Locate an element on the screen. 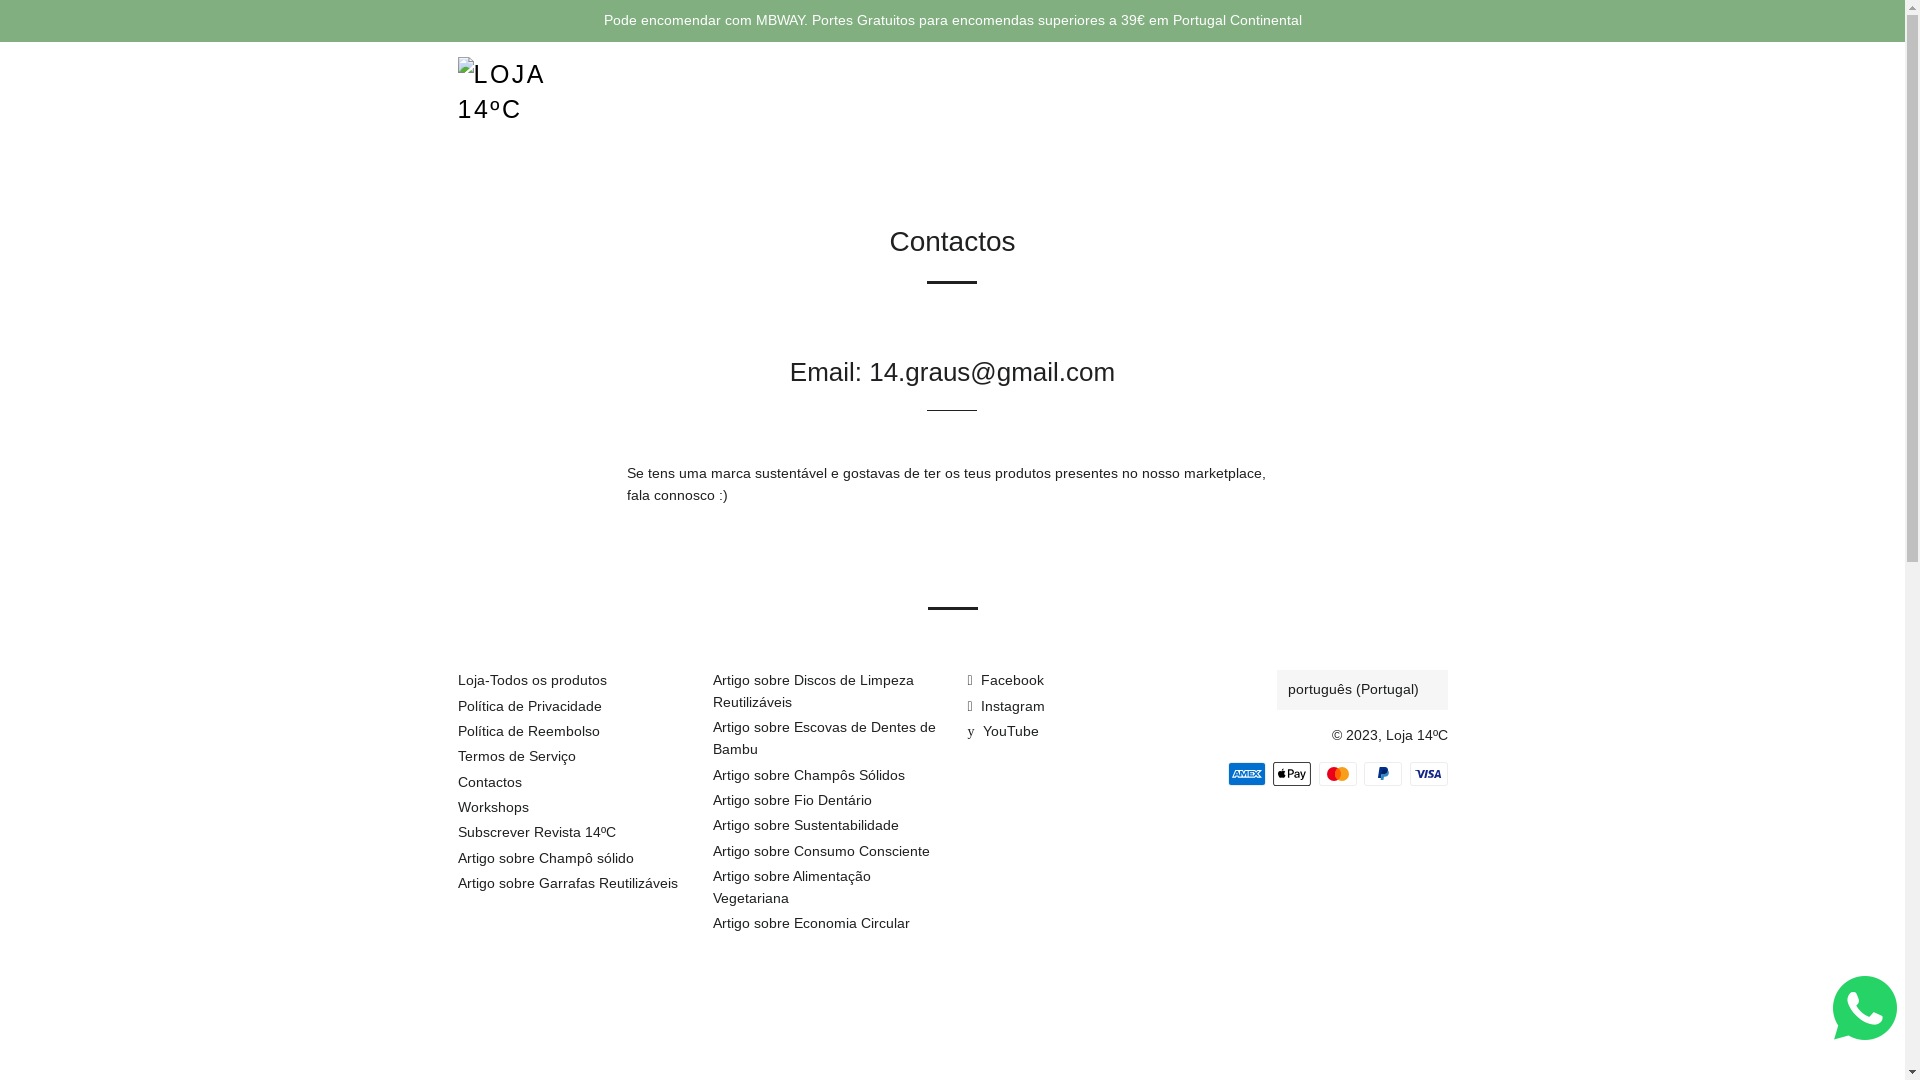 This screenshot has width=1920, height=1080. 'Instagram' is located at coordinates (1006, 704).